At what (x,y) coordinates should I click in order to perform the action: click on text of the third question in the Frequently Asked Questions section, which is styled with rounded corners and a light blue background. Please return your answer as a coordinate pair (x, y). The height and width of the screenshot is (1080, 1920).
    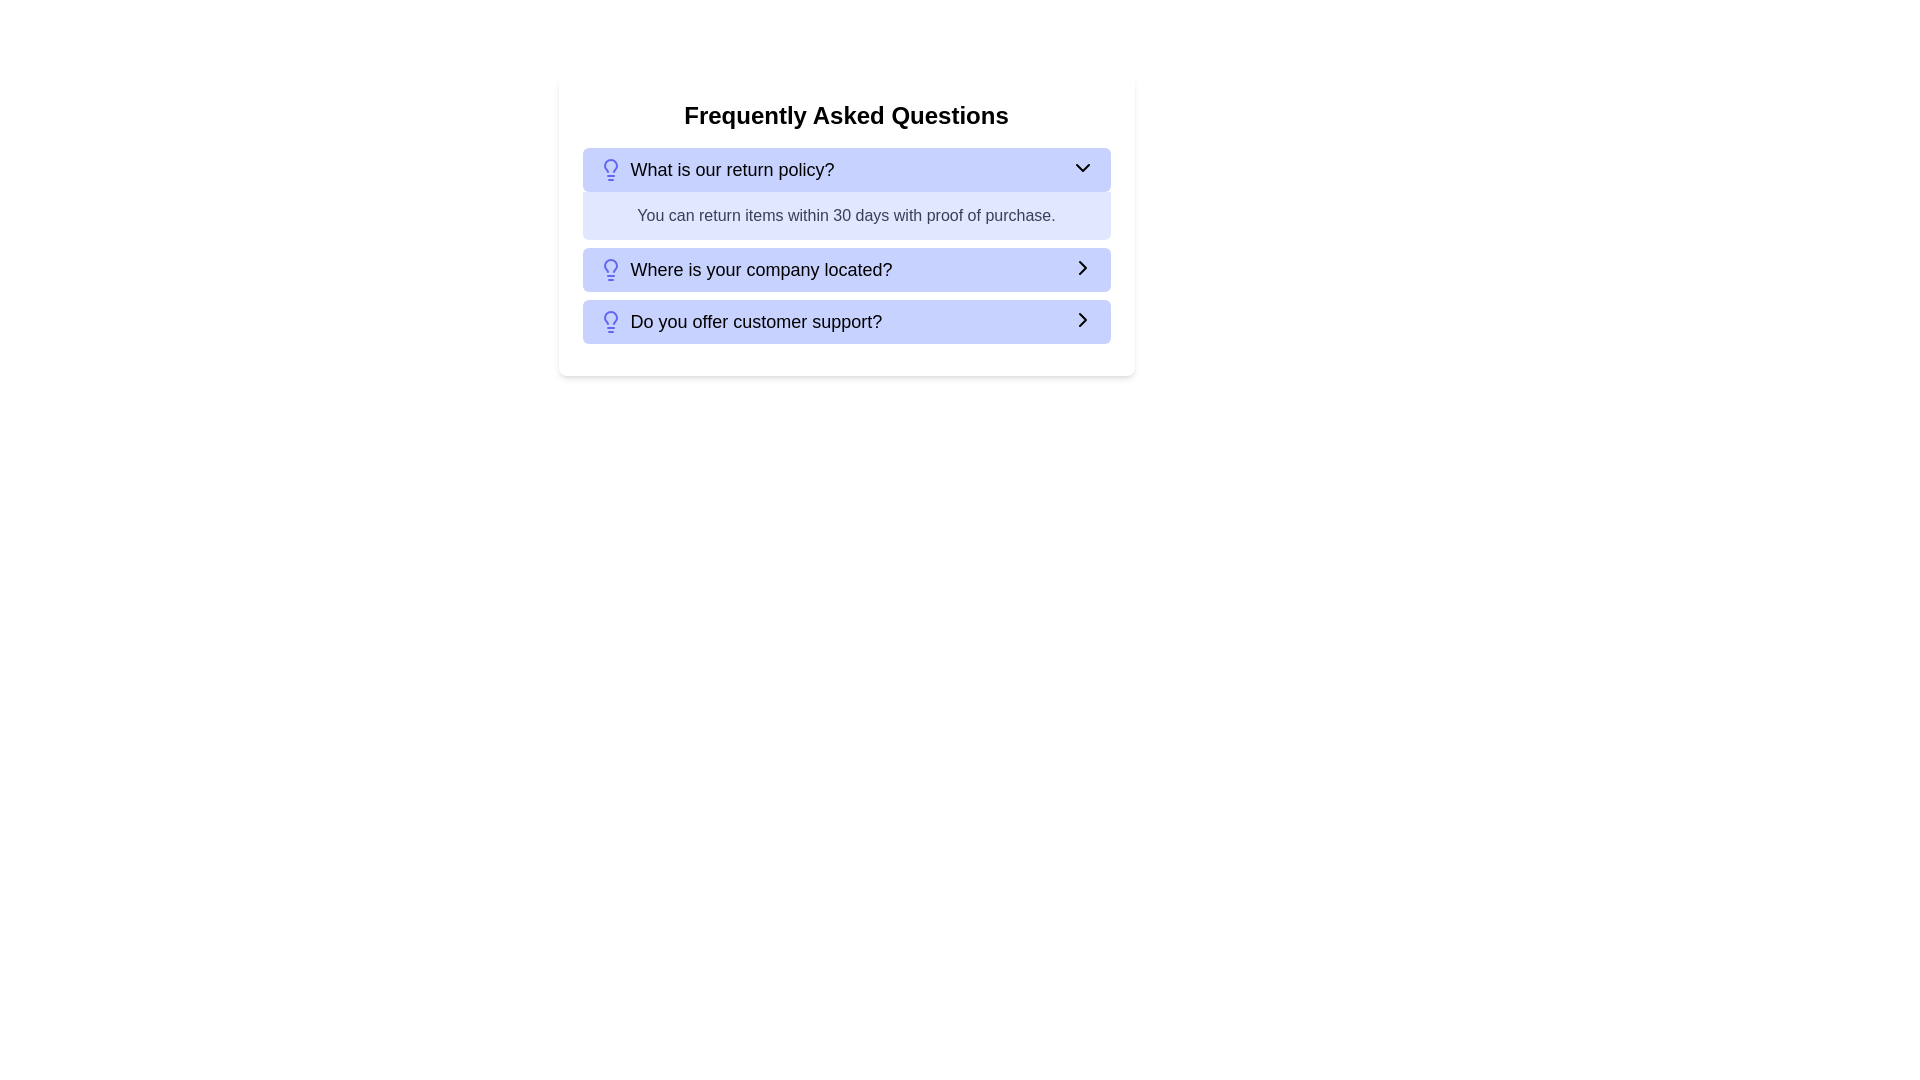
    Looking at the image, I should click on (739, 320).